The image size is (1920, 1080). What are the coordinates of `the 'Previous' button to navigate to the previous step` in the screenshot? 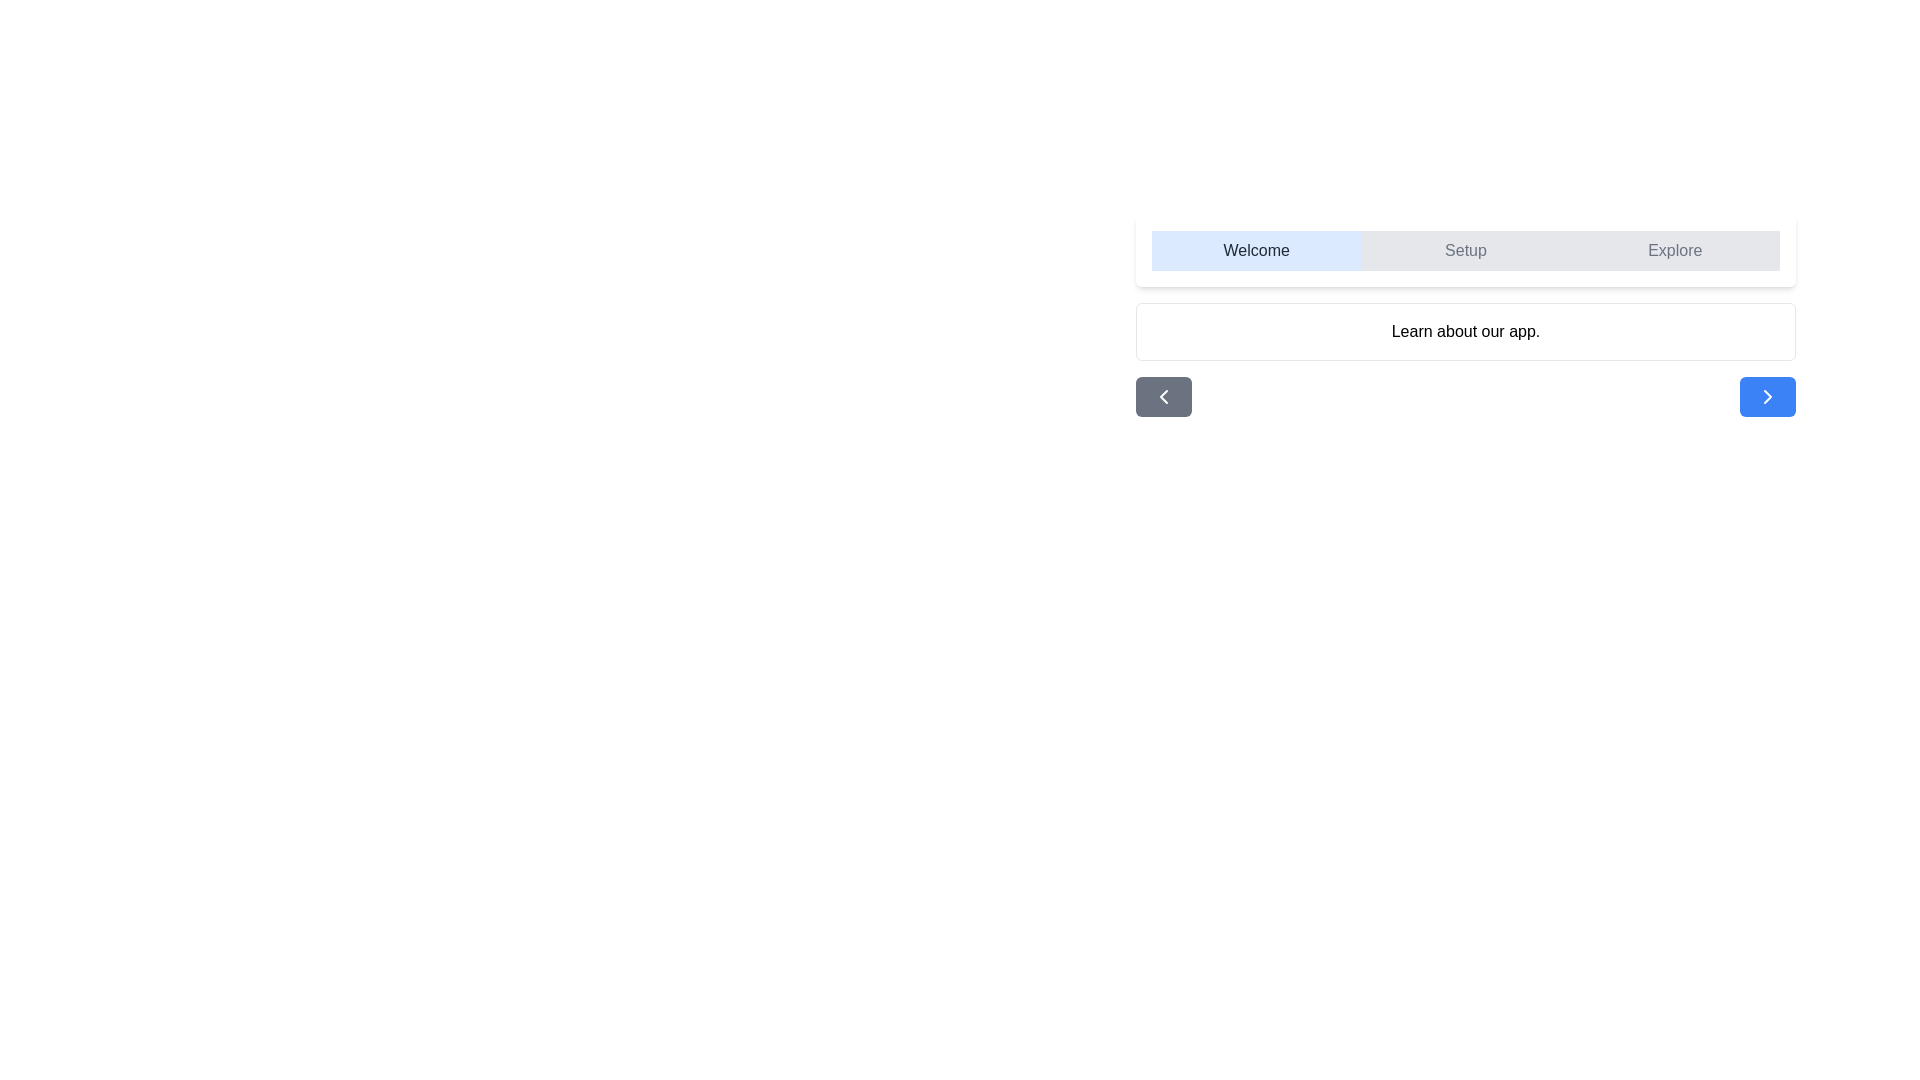 It's located at (1163, 397).